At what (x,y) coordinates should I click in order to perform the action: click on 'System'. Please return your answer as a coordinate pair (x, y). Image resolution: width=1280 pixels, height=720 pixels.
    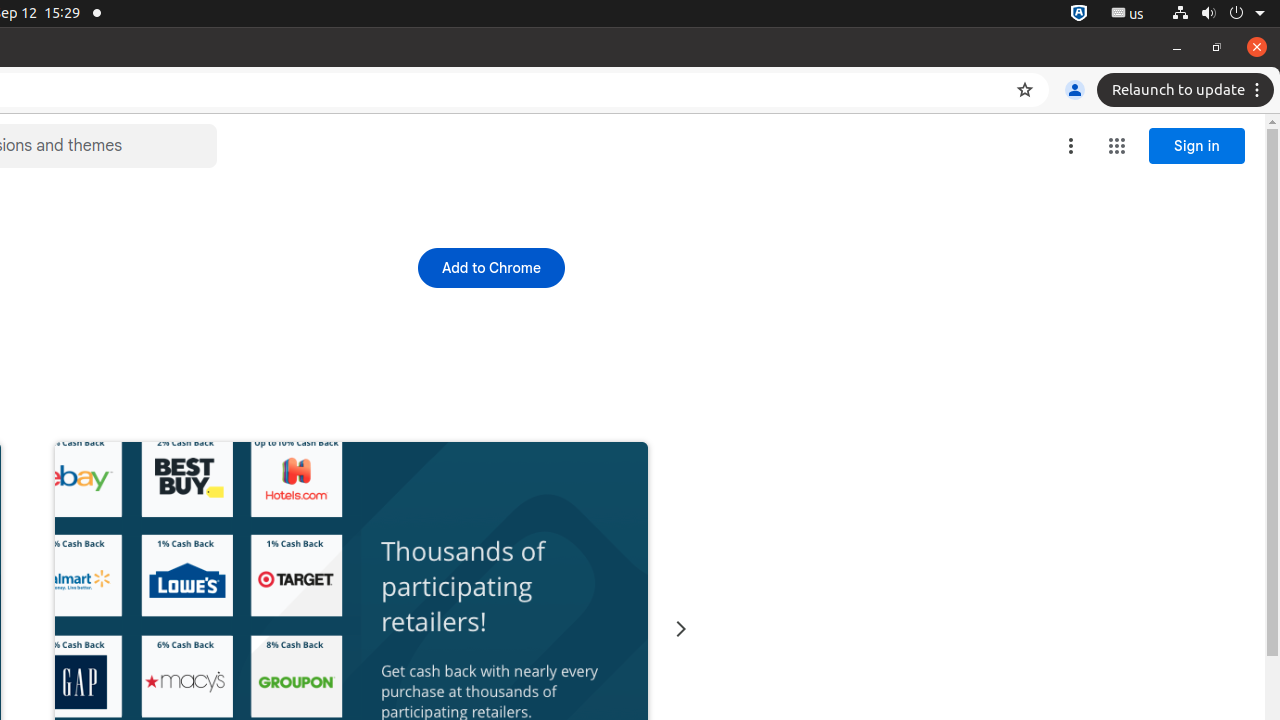
    Looking at the image, I should click on (1217, 13).